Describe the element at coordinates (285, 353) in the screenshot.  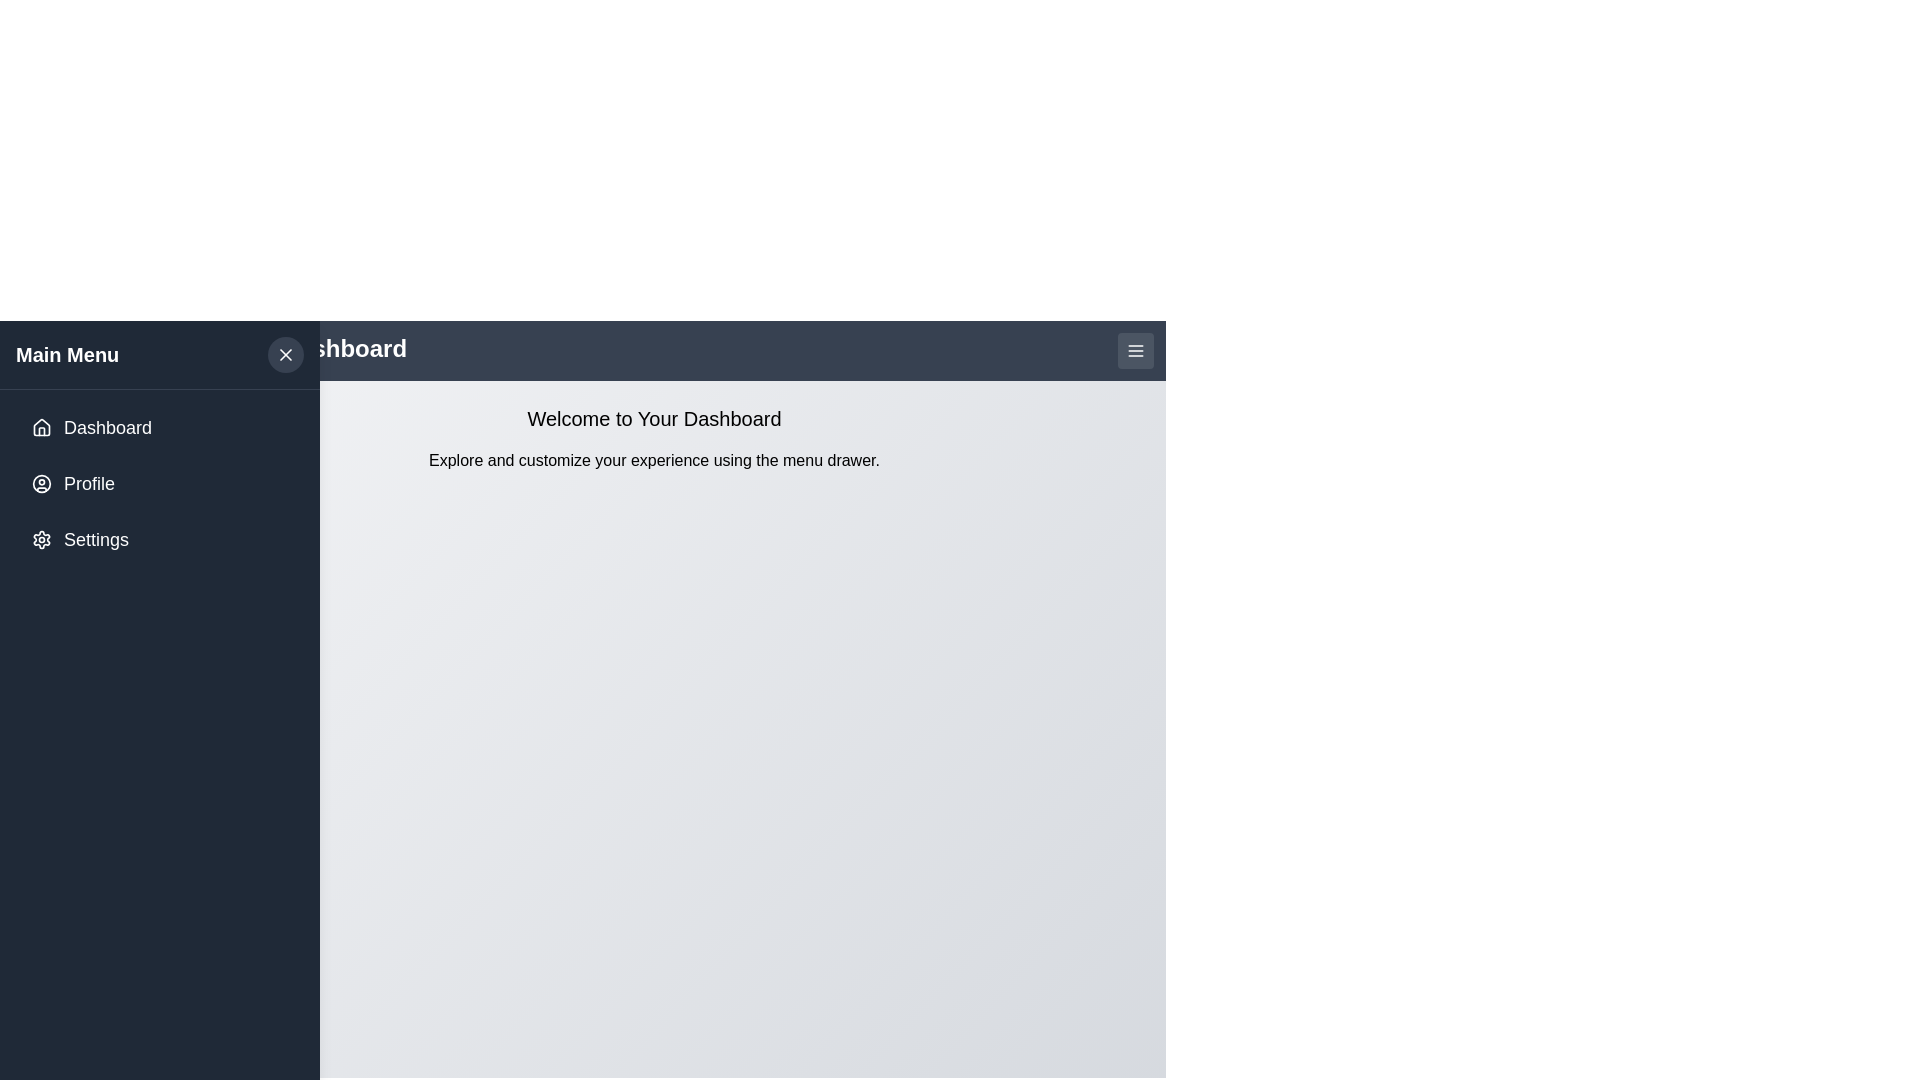
I see `the close icon located at the top-left corner of the navigation menu header` at that location.